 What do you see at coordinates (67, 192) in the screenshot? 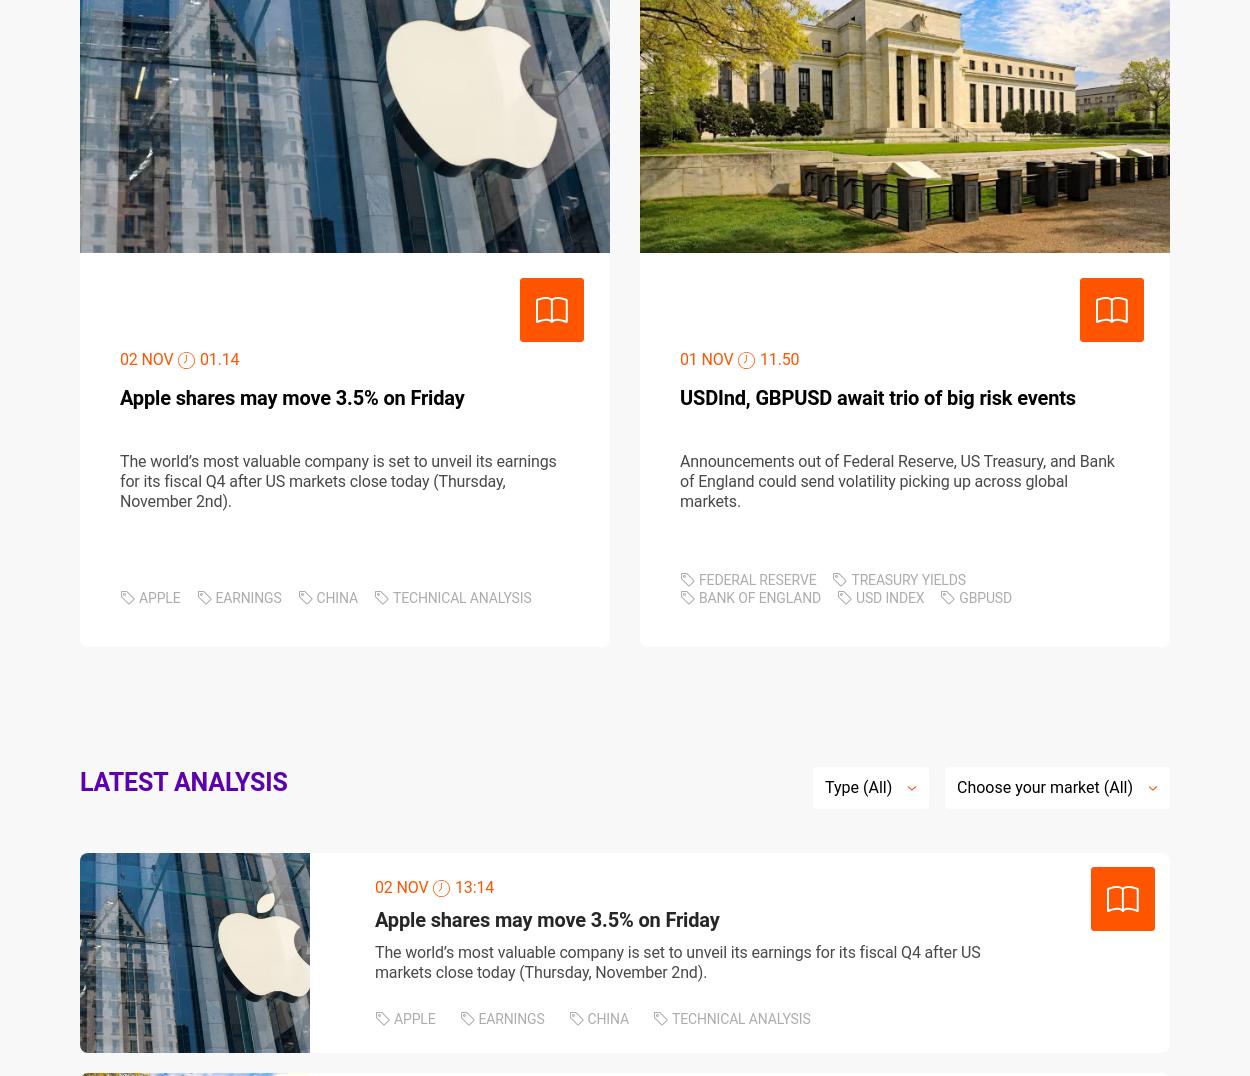
I see `'JOIN US'` at bounding box center [67, 192].